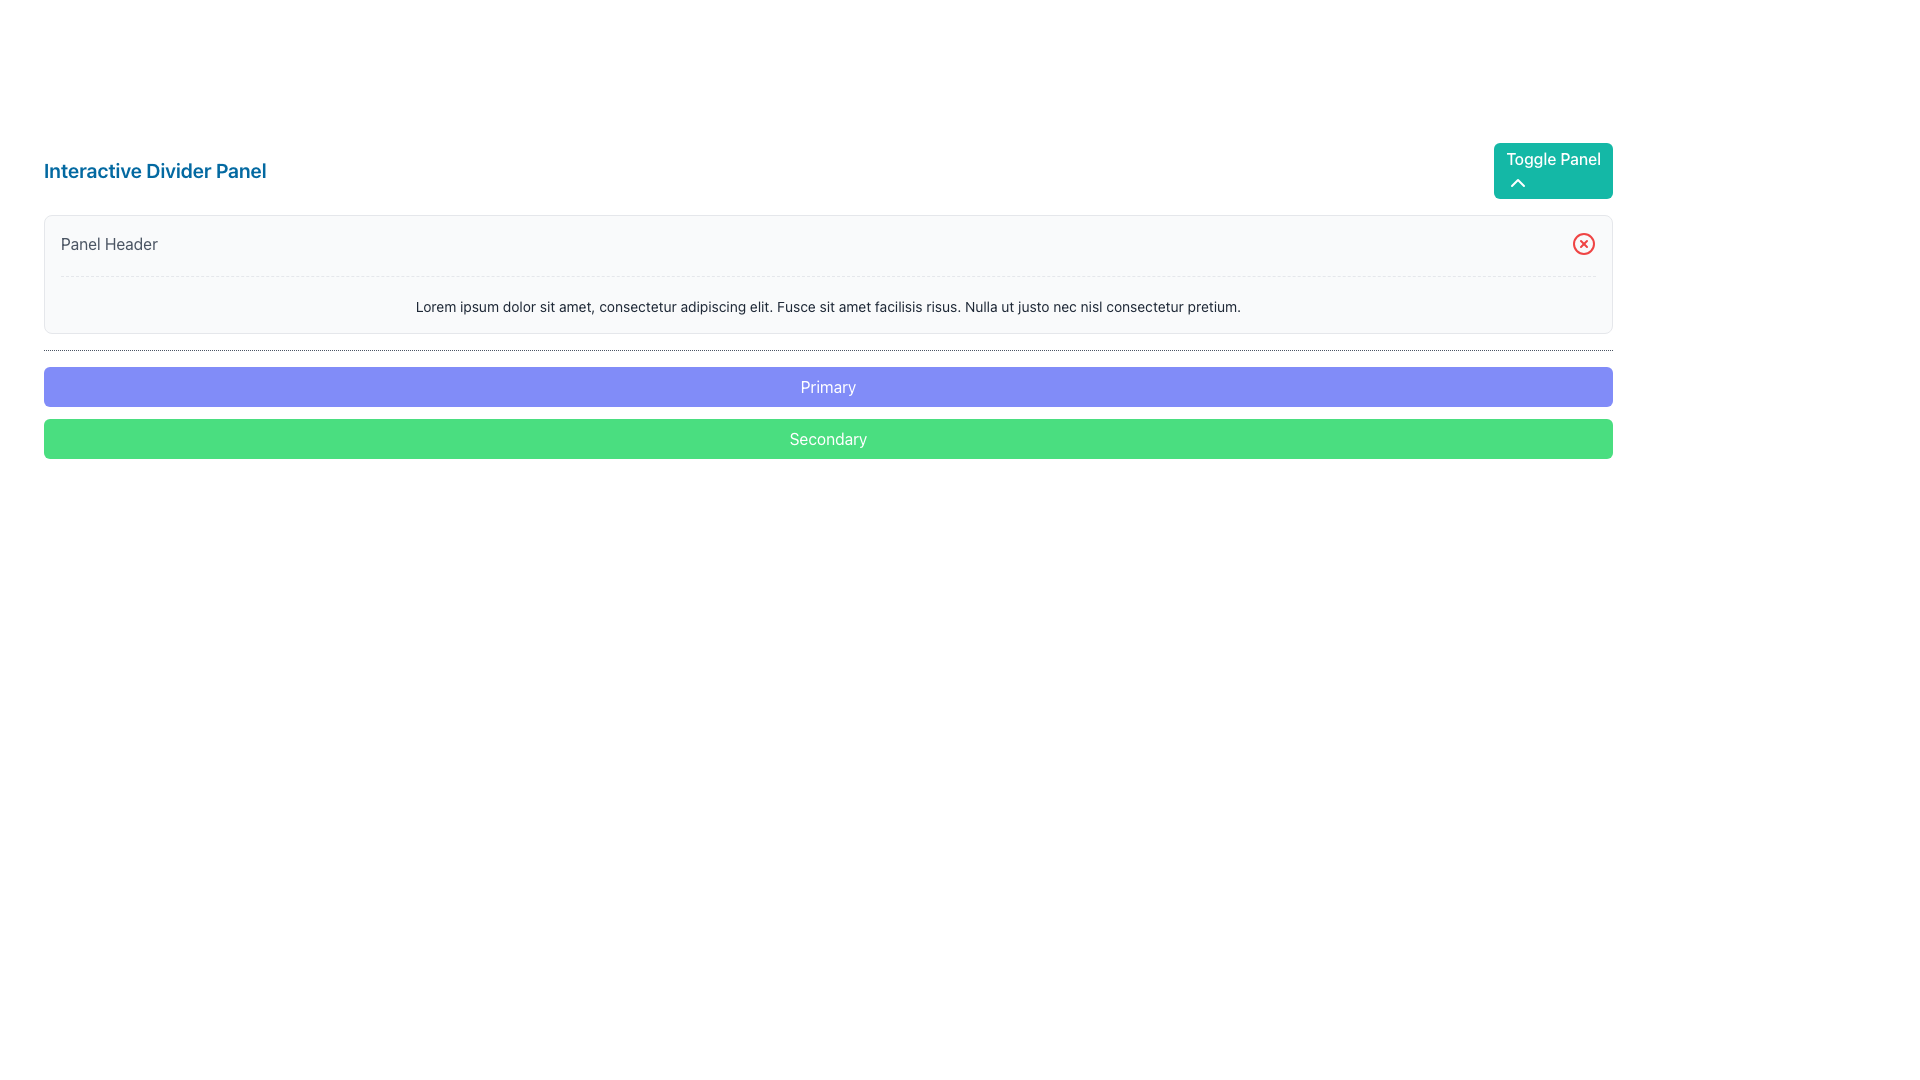  Describe the element at coordinates (1518, 182) in the screenshot. I see `the white upward-pointing chevron icon inside the turquoise 'Toggle Panel' button` at that location.